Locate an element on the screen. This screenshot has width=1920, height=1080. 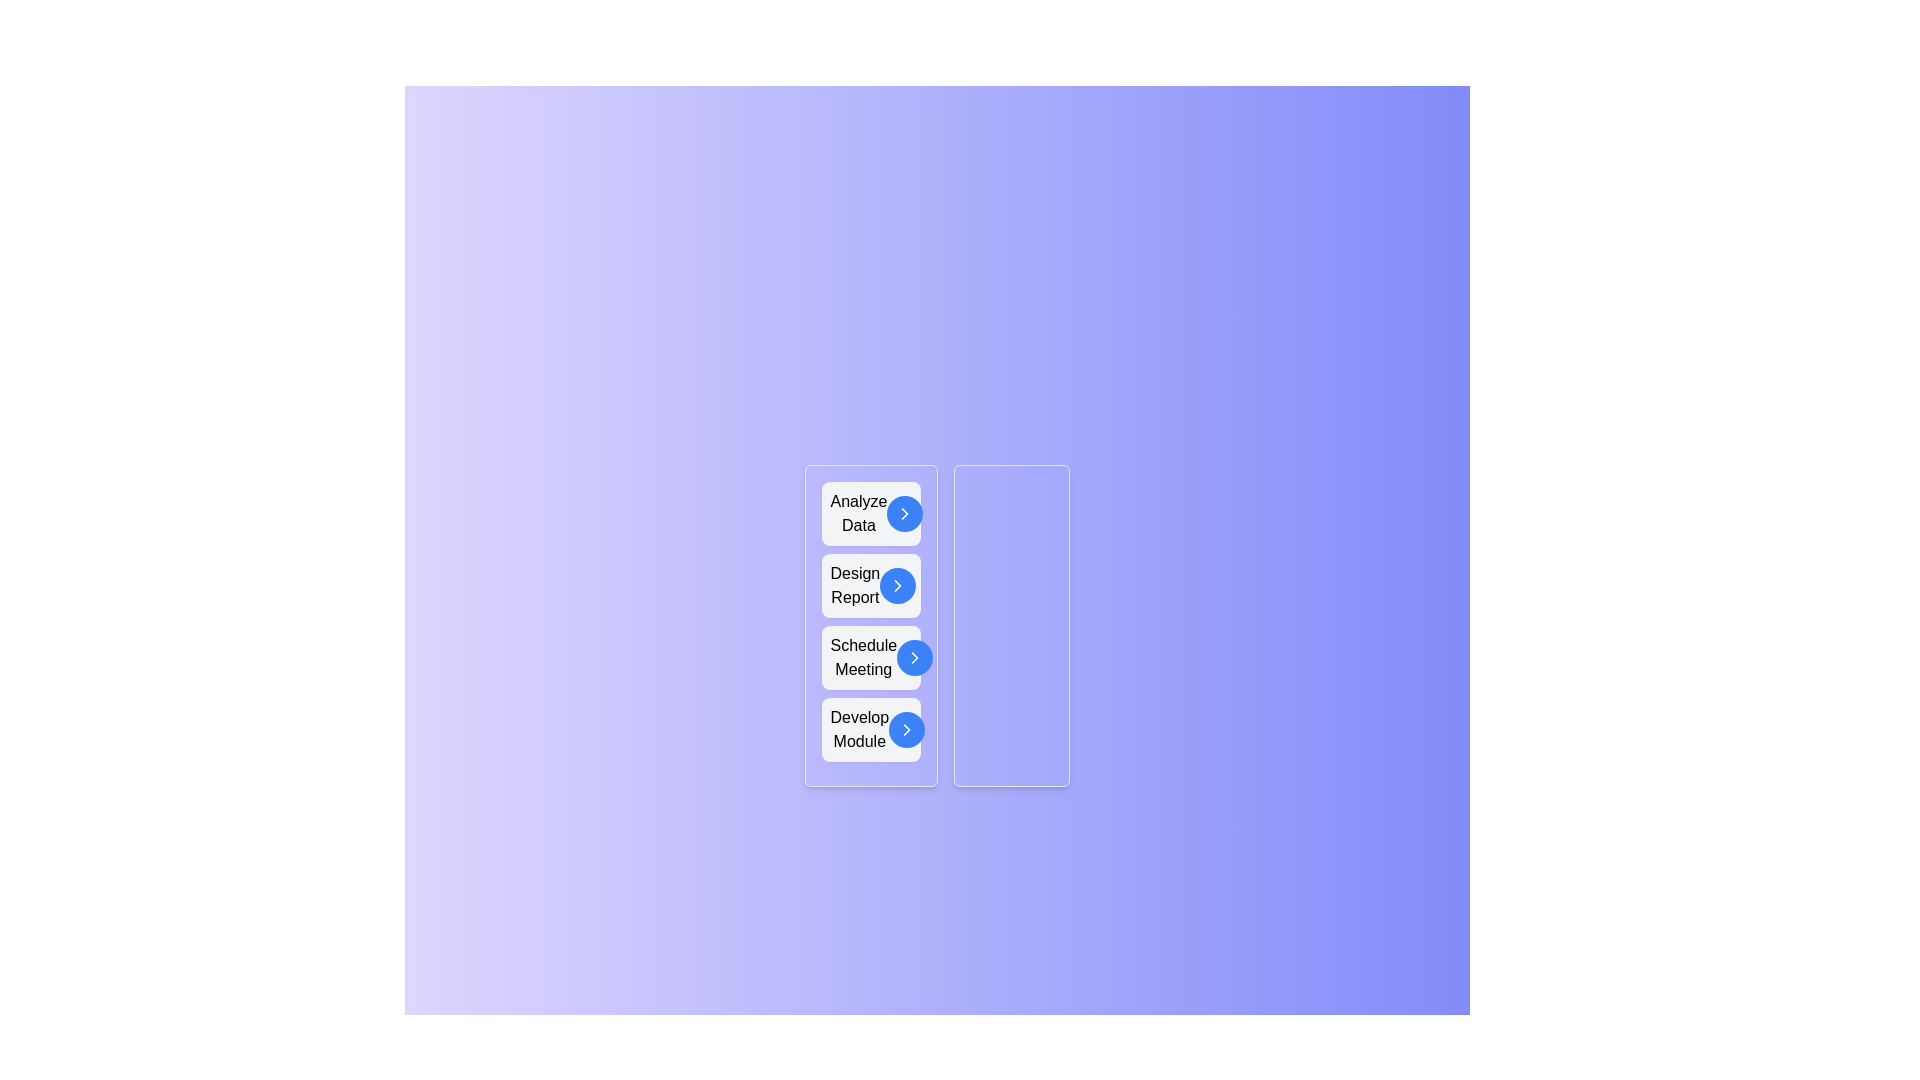
the task 'Analyze Data' to reveal additional visual effects or tooltips is located at coordinates (849, 499).